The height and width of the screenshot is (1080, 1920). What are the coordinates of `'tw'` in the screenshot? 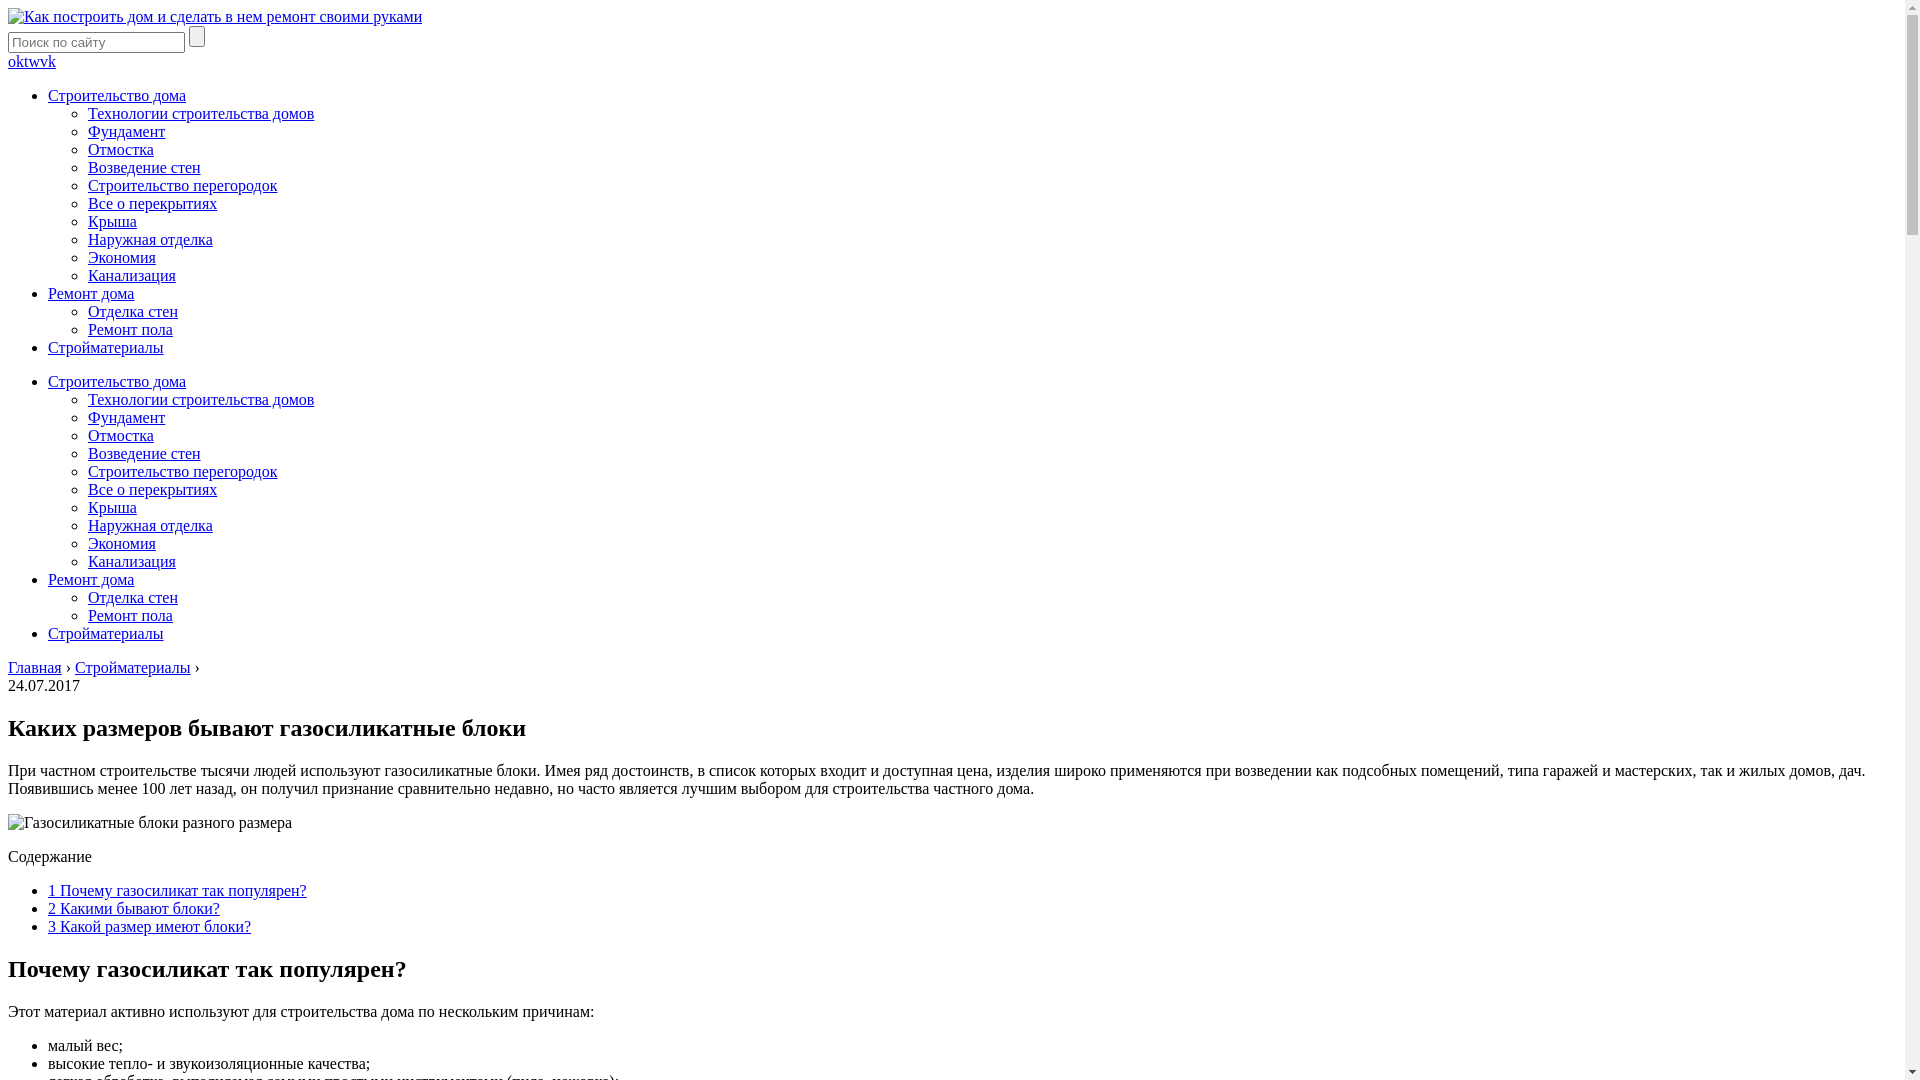 It's located at (32, 60).